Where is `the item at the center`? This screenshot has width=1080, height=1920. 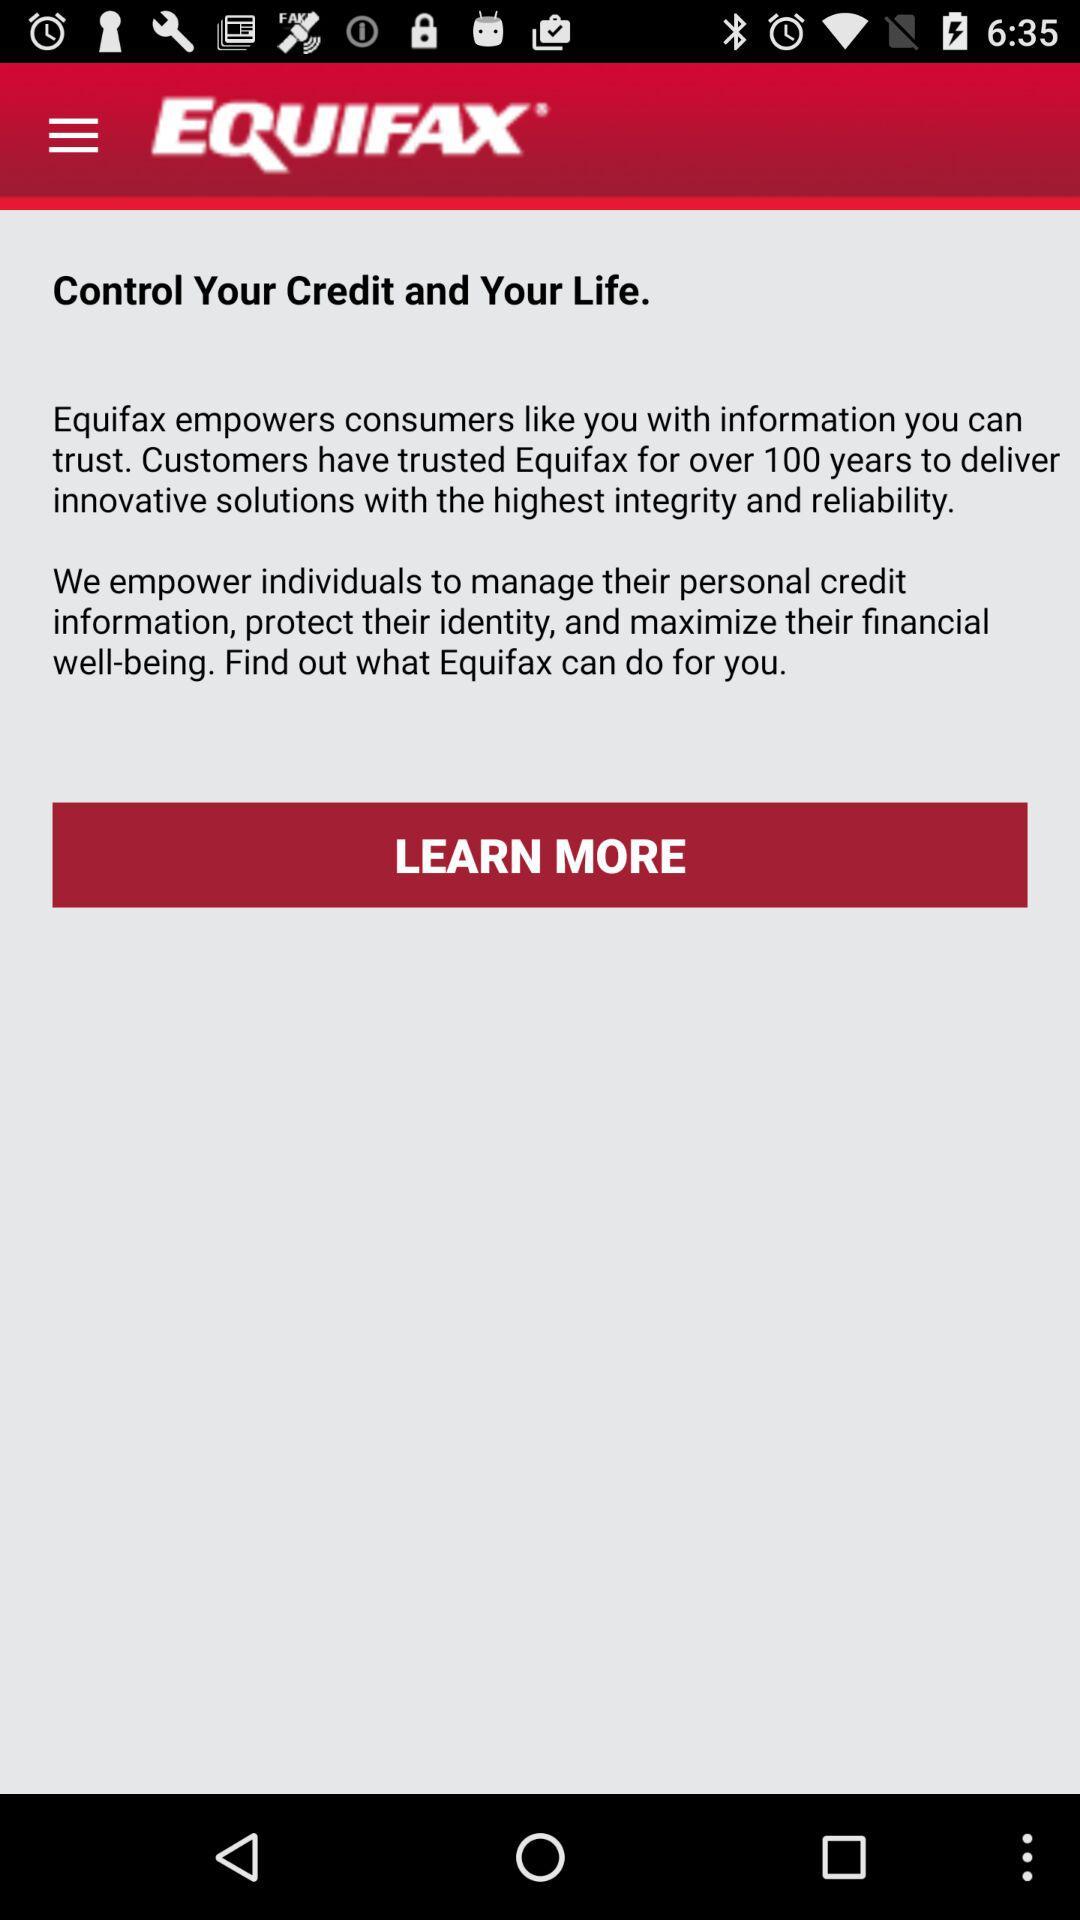
the item at the center is located at coordinates (540, 854).